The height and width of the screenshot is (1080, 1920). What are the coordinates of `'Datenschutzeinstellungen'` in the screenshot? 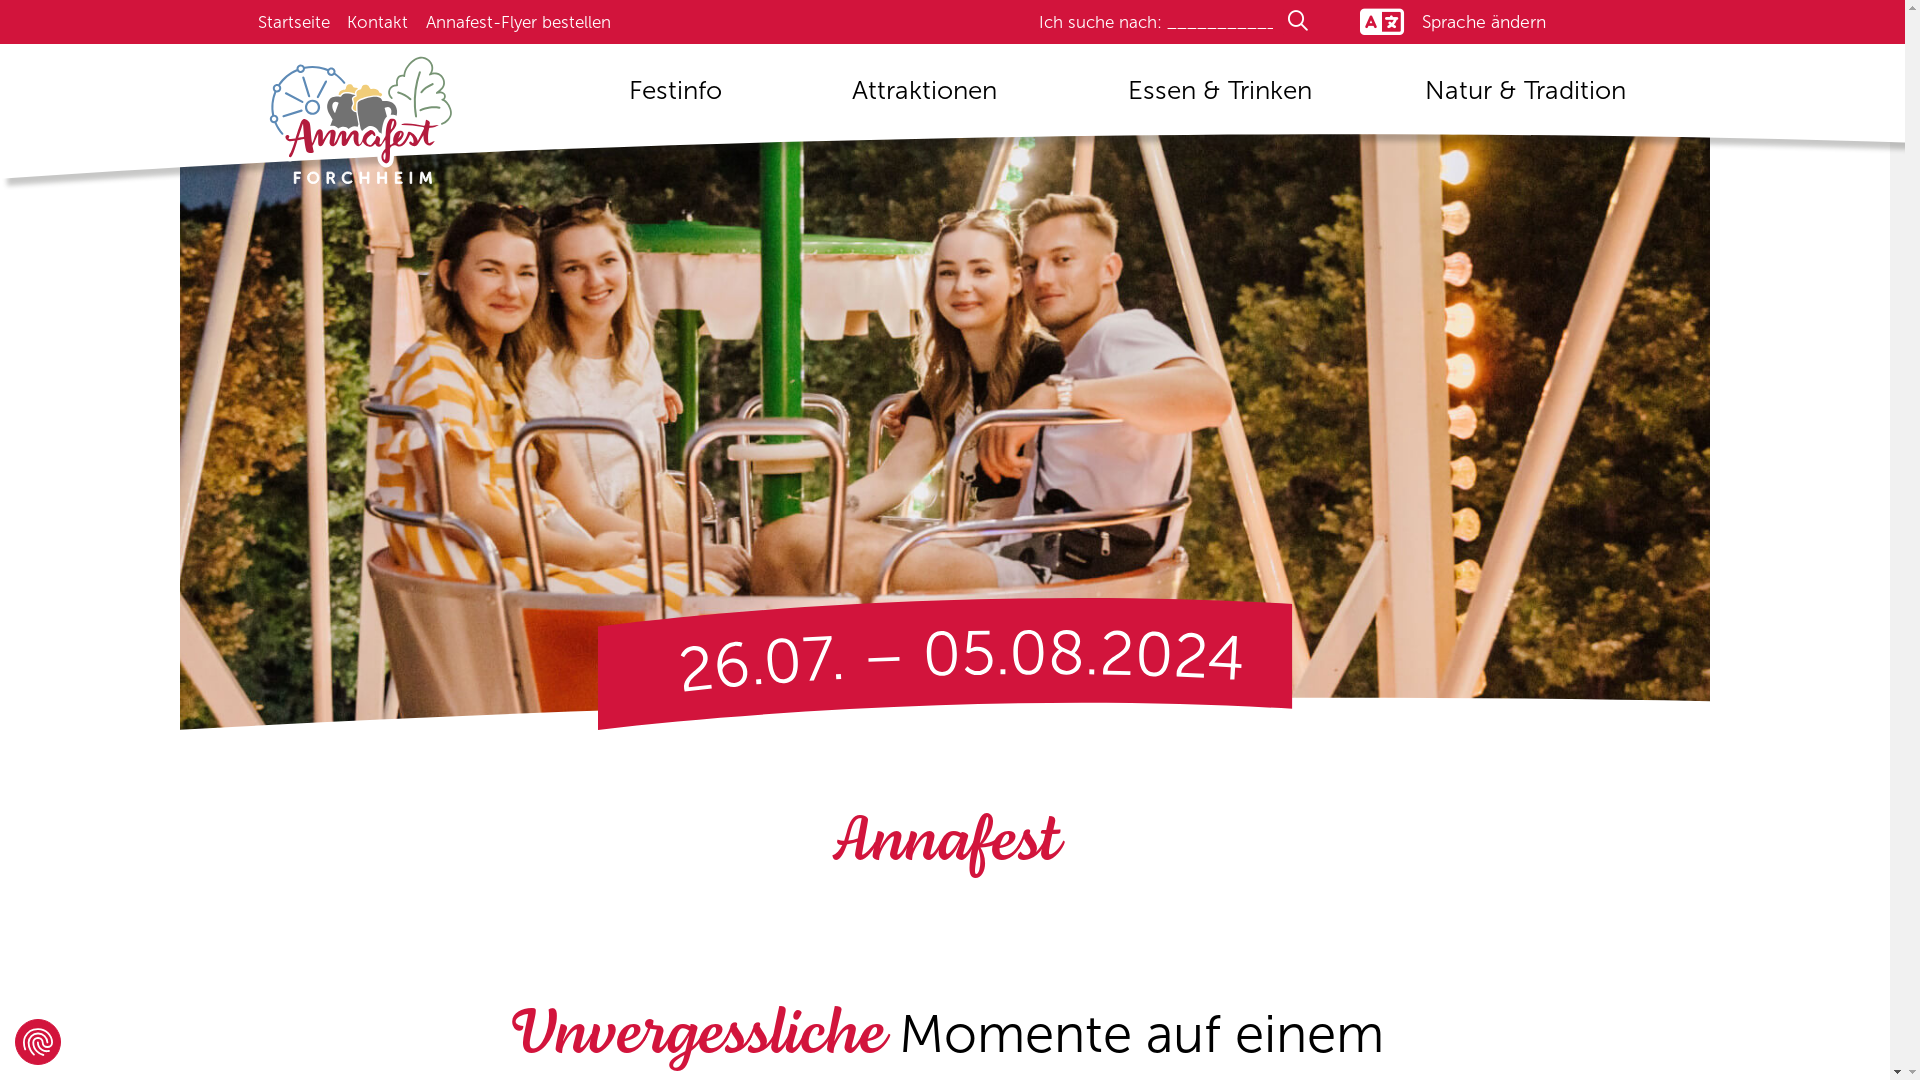 It's located at (38, 1040).